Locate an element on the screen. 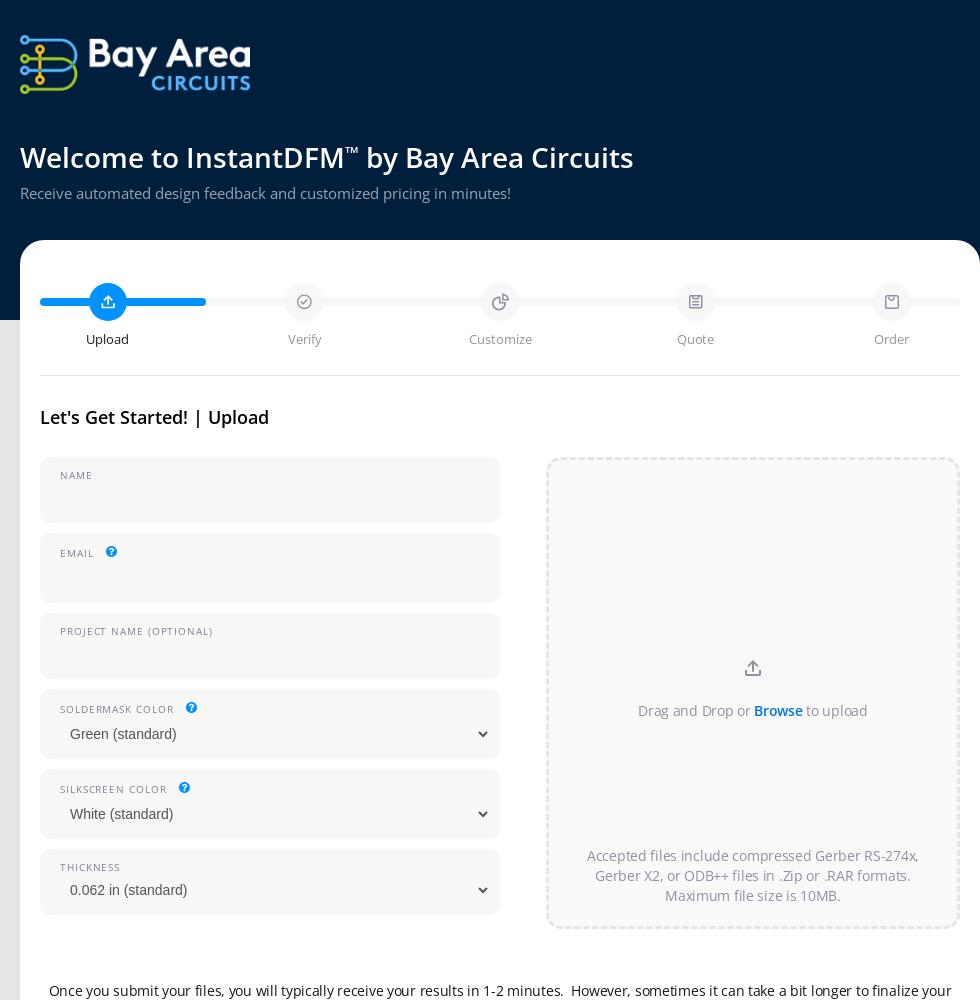  'Welcome to InstantDFM' is located at coordinates (182, 157).